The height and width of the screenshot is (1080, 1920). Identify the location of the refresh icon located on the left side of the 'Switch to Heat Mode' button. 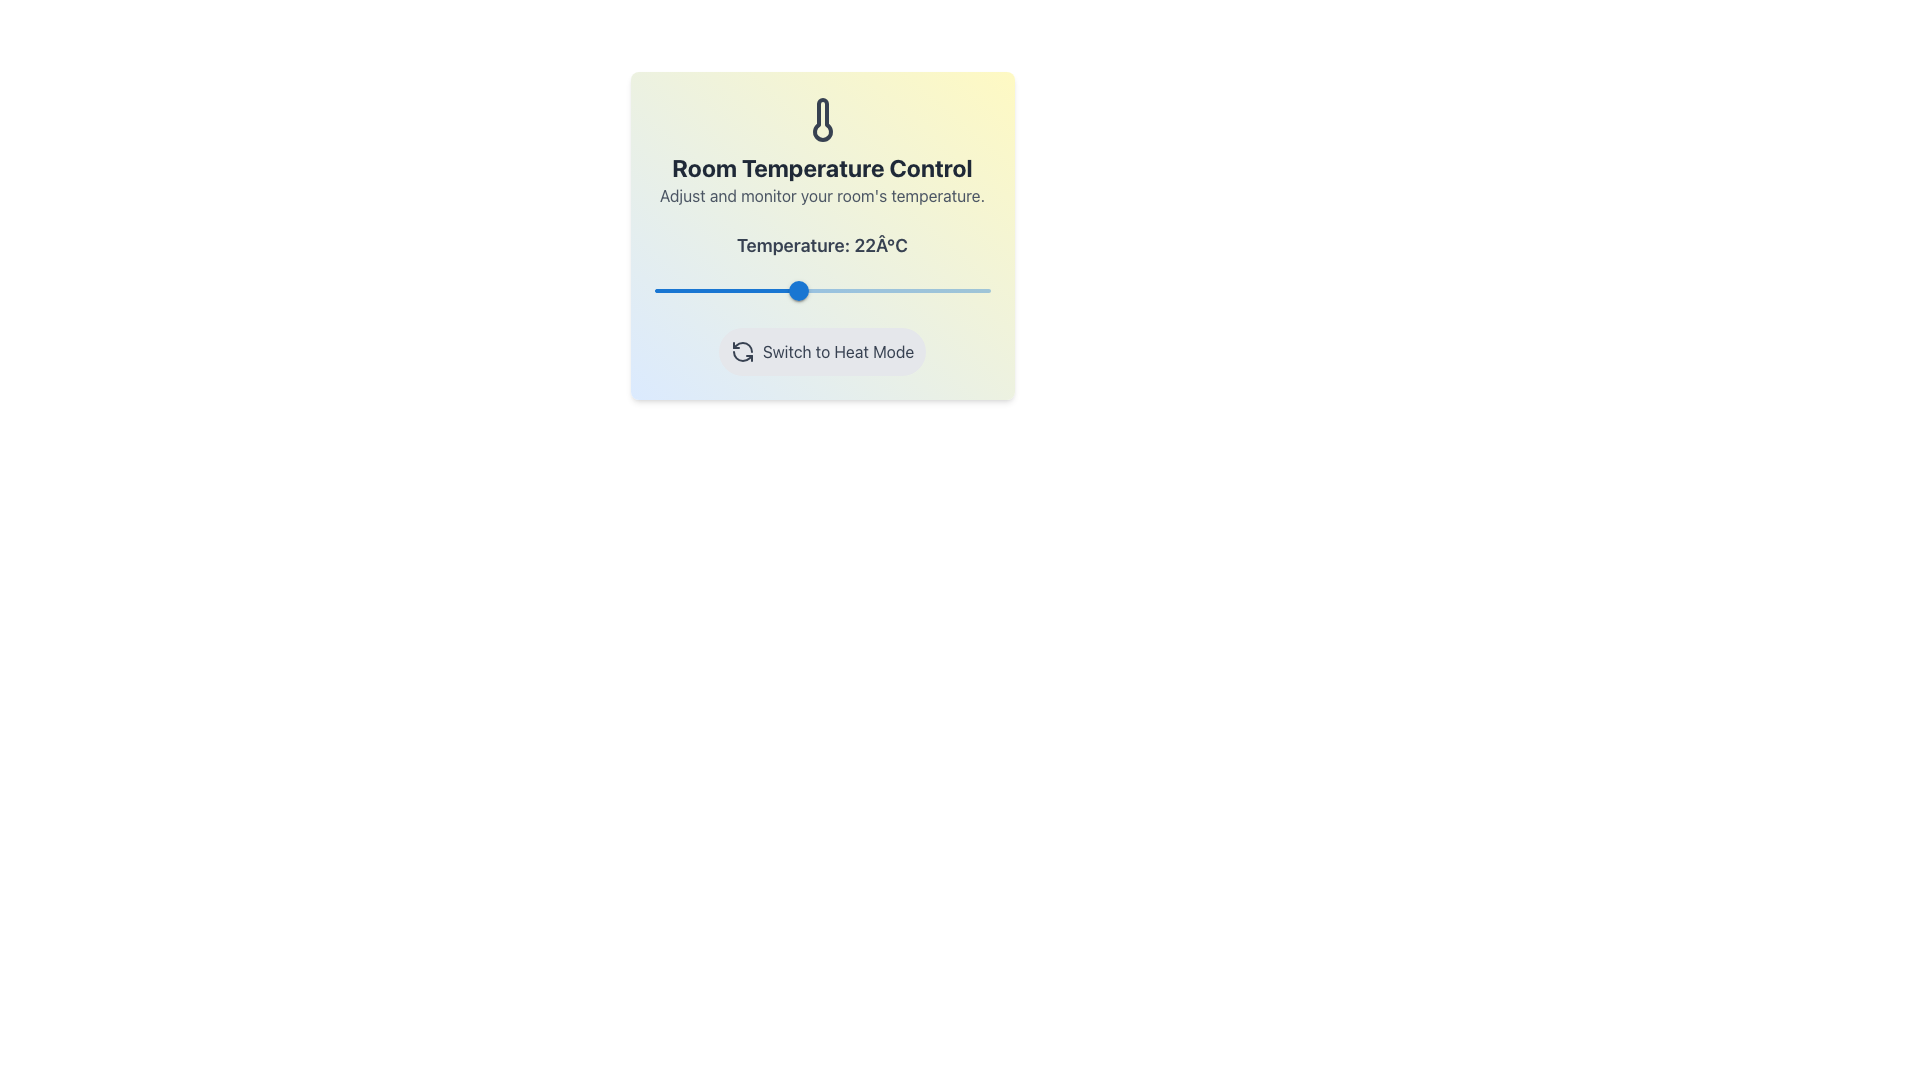
(741, 350).